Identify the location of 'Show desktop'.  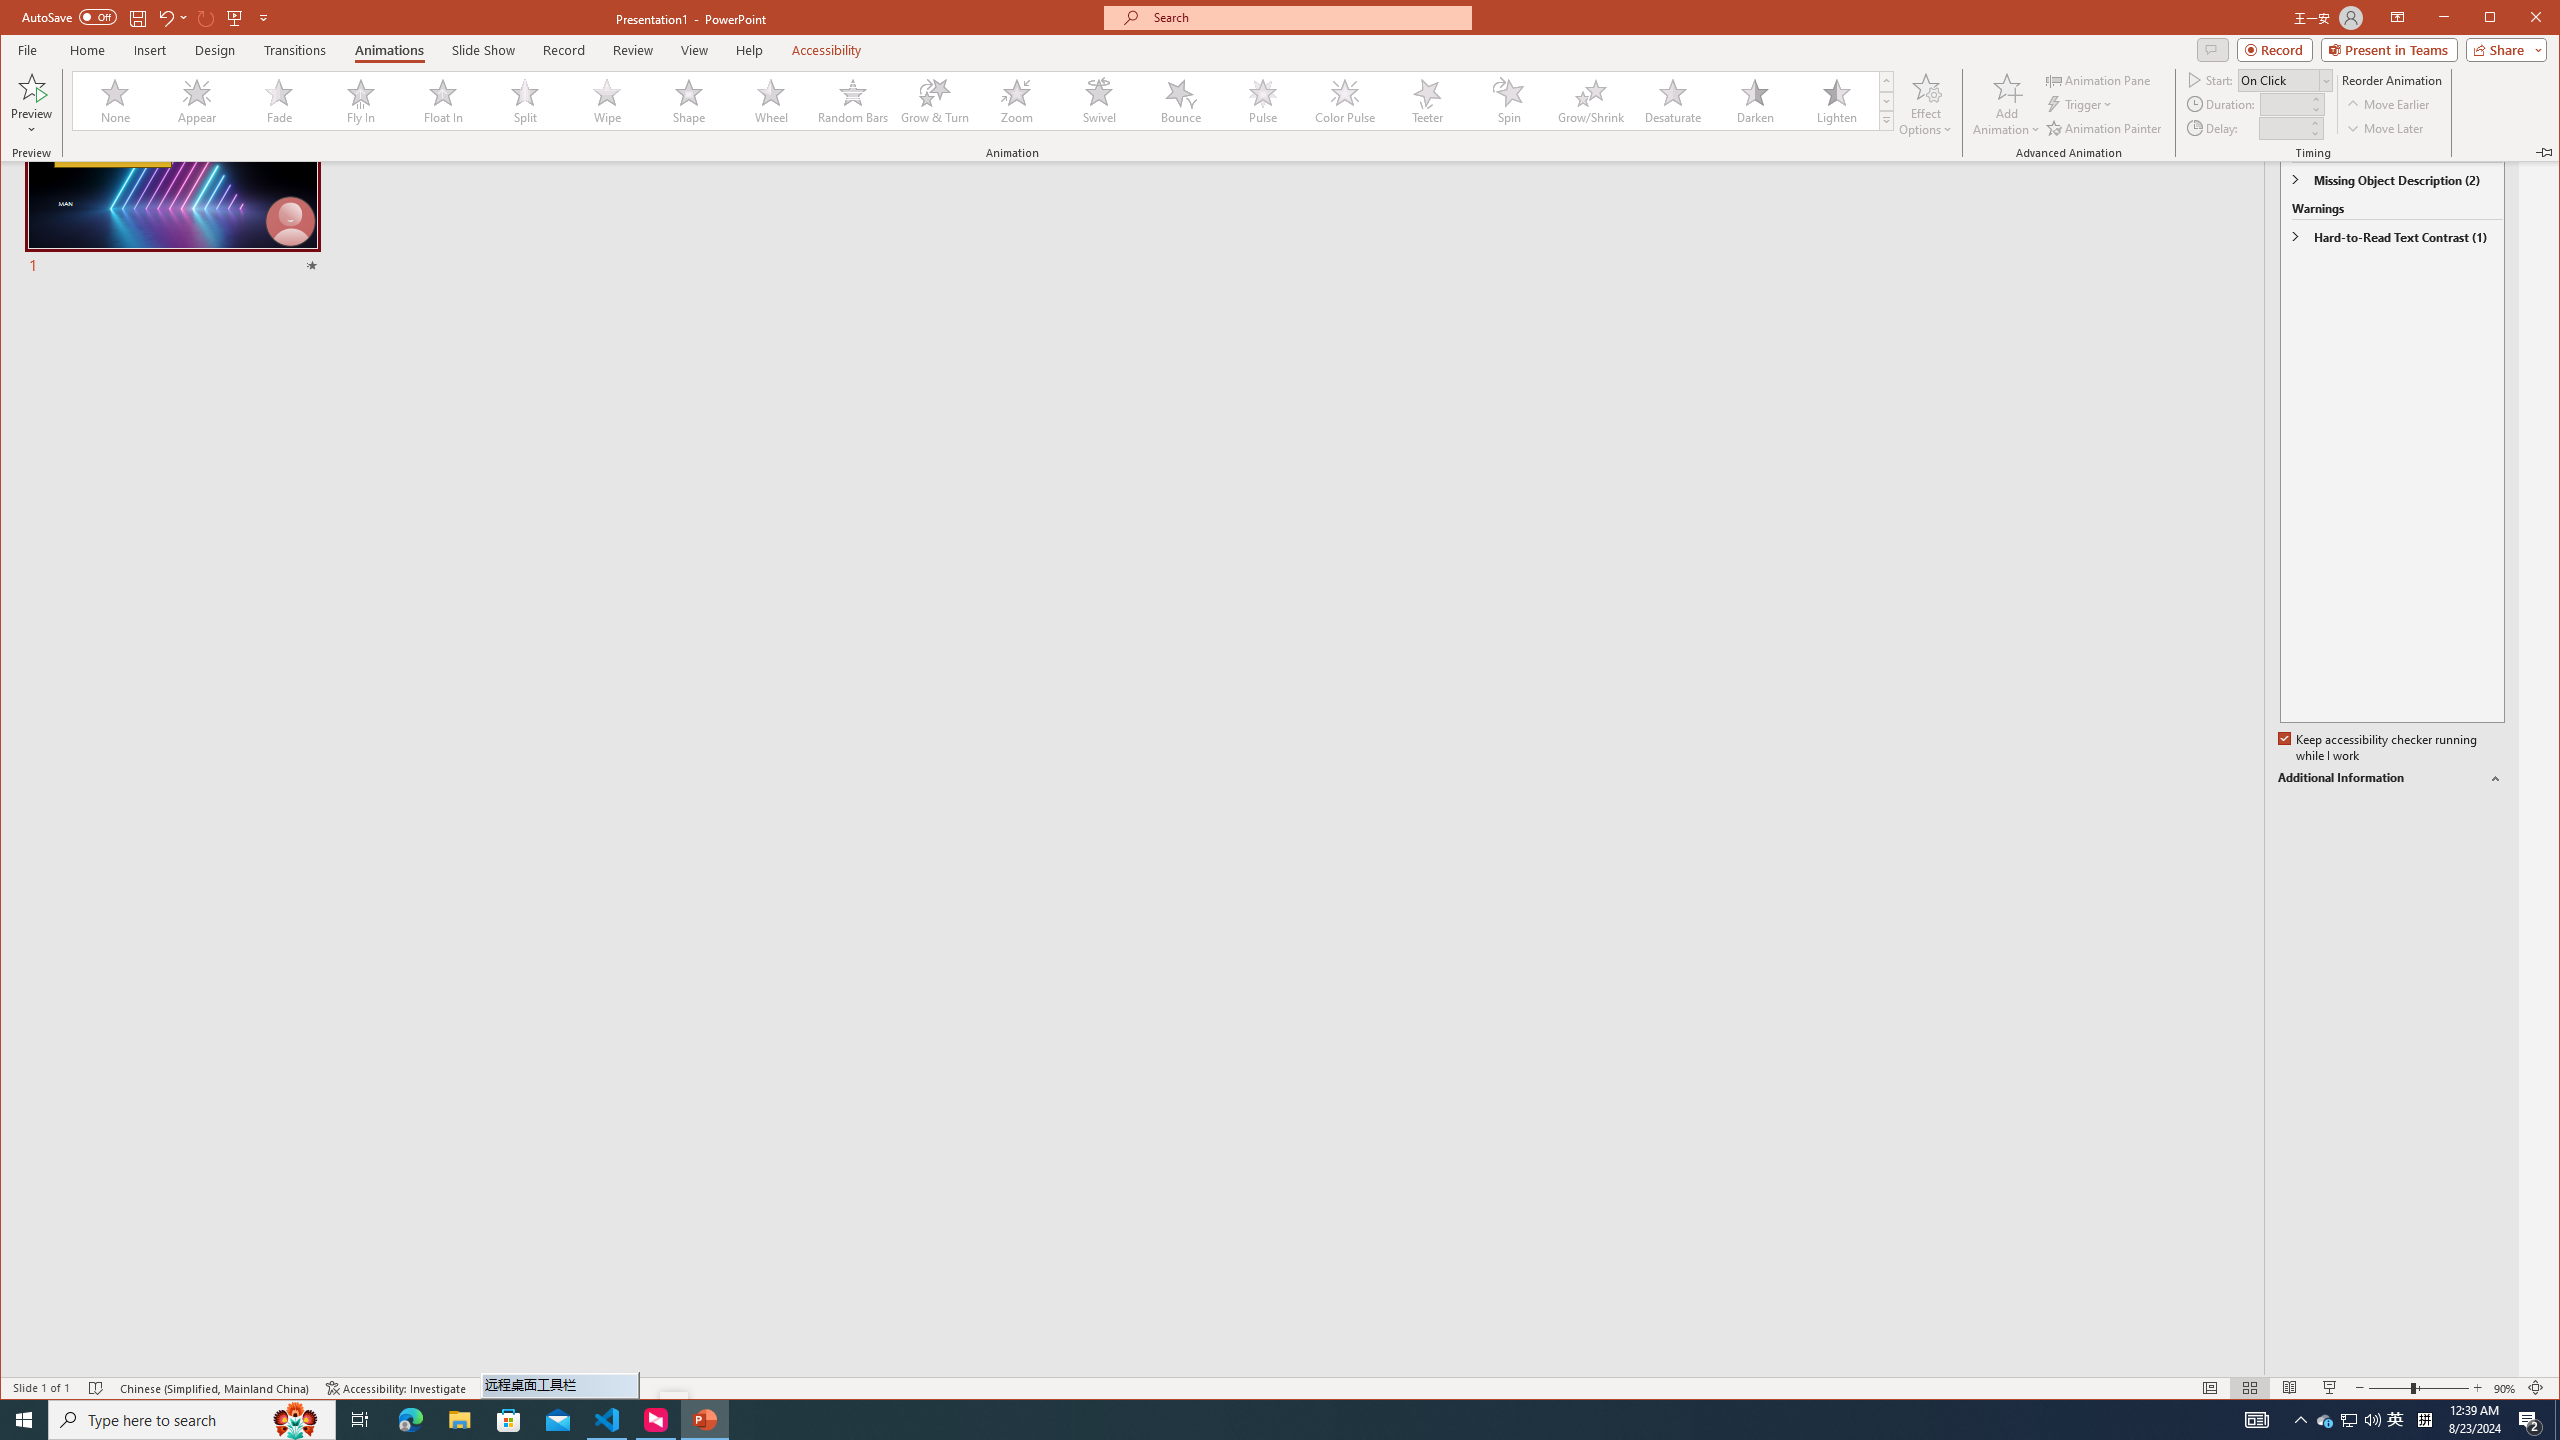
(2556, 1418).